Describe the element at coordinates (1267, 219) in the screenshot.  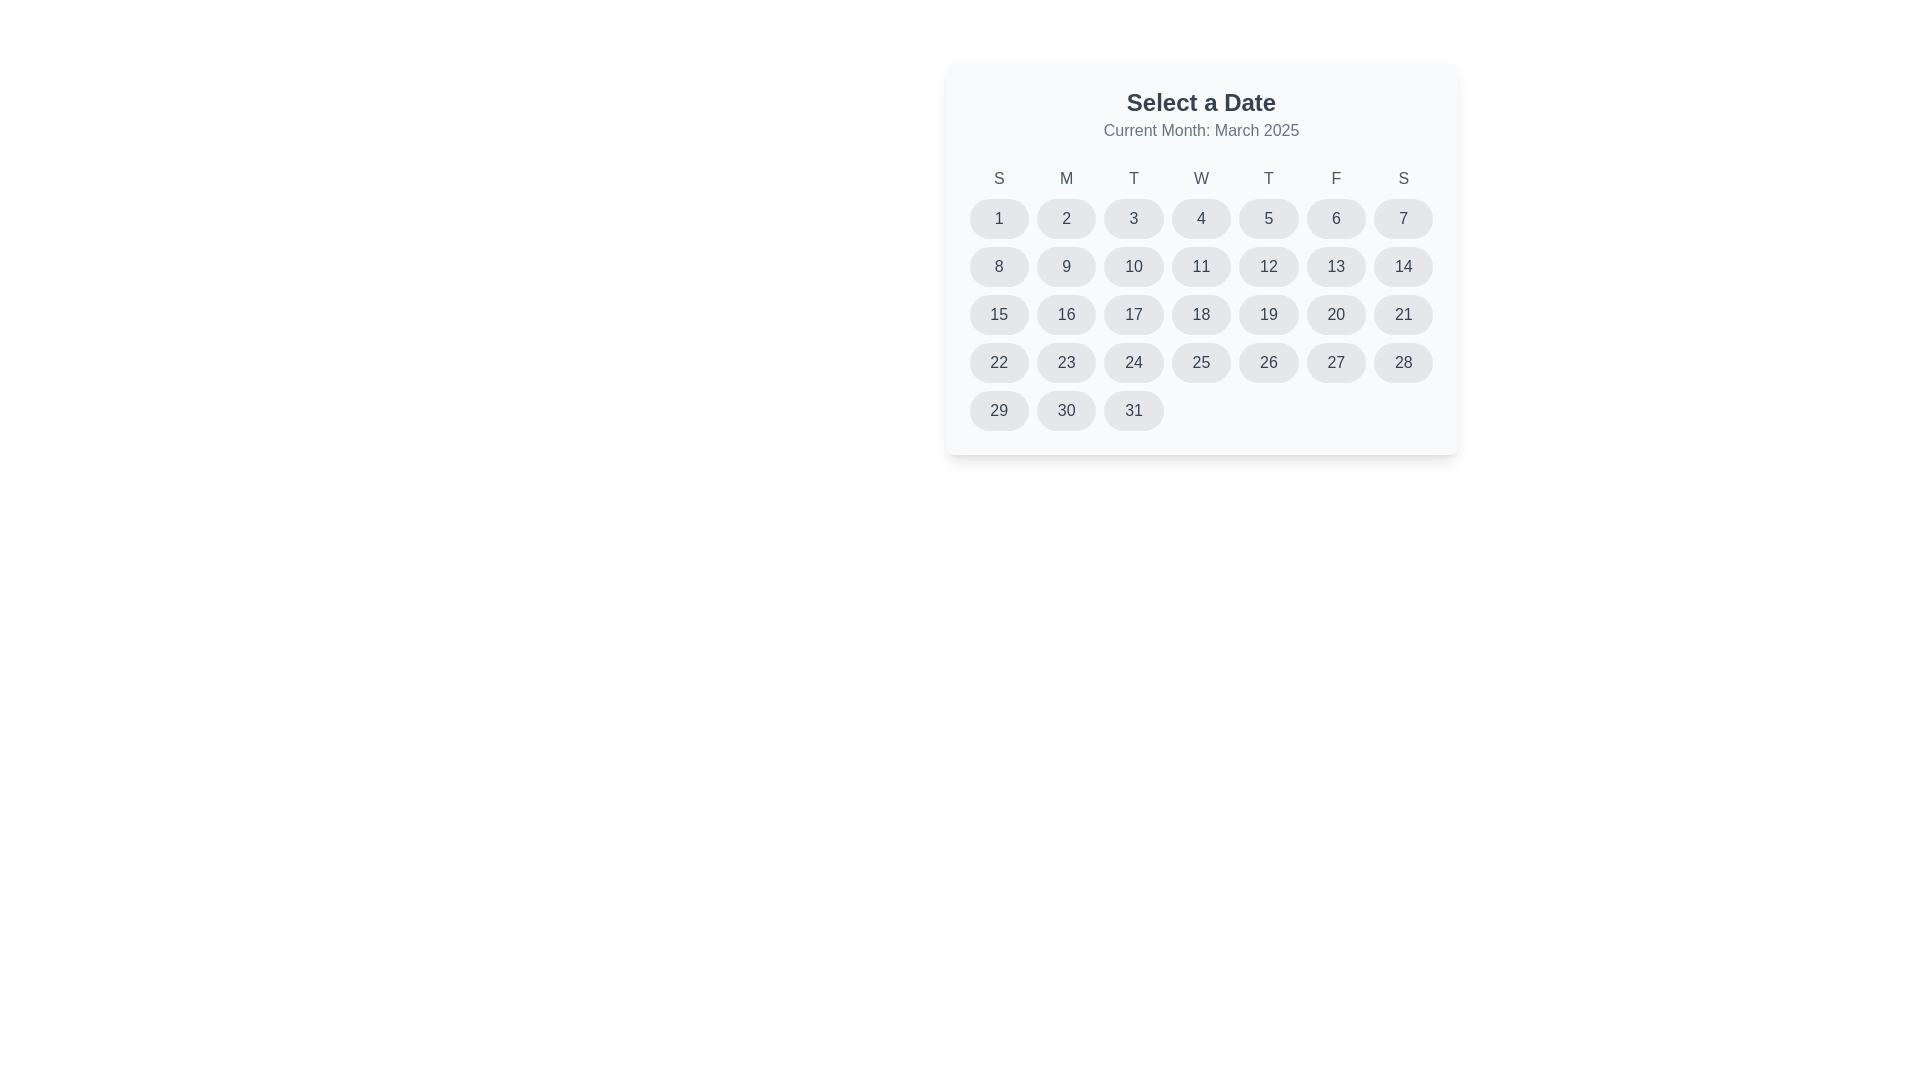
I see `the circular button displaying the number '5' to activate the hover effect` at that location.